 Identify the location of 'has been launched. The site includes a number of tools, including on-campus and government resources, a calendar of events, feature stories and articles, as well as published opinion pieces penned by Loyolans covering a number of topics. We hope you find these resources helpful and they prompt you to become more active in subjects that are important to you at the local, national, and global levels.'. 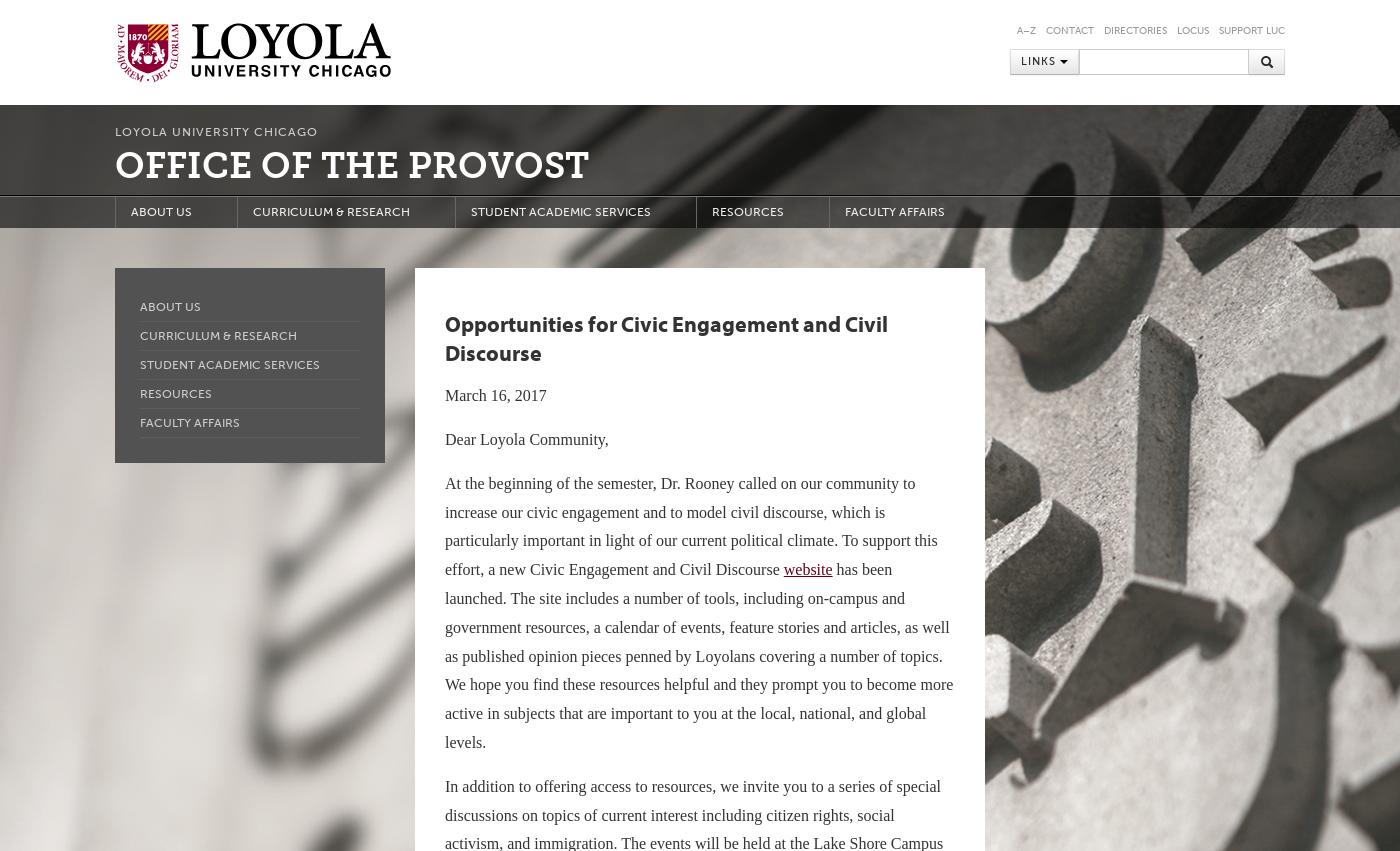
(699, 654).